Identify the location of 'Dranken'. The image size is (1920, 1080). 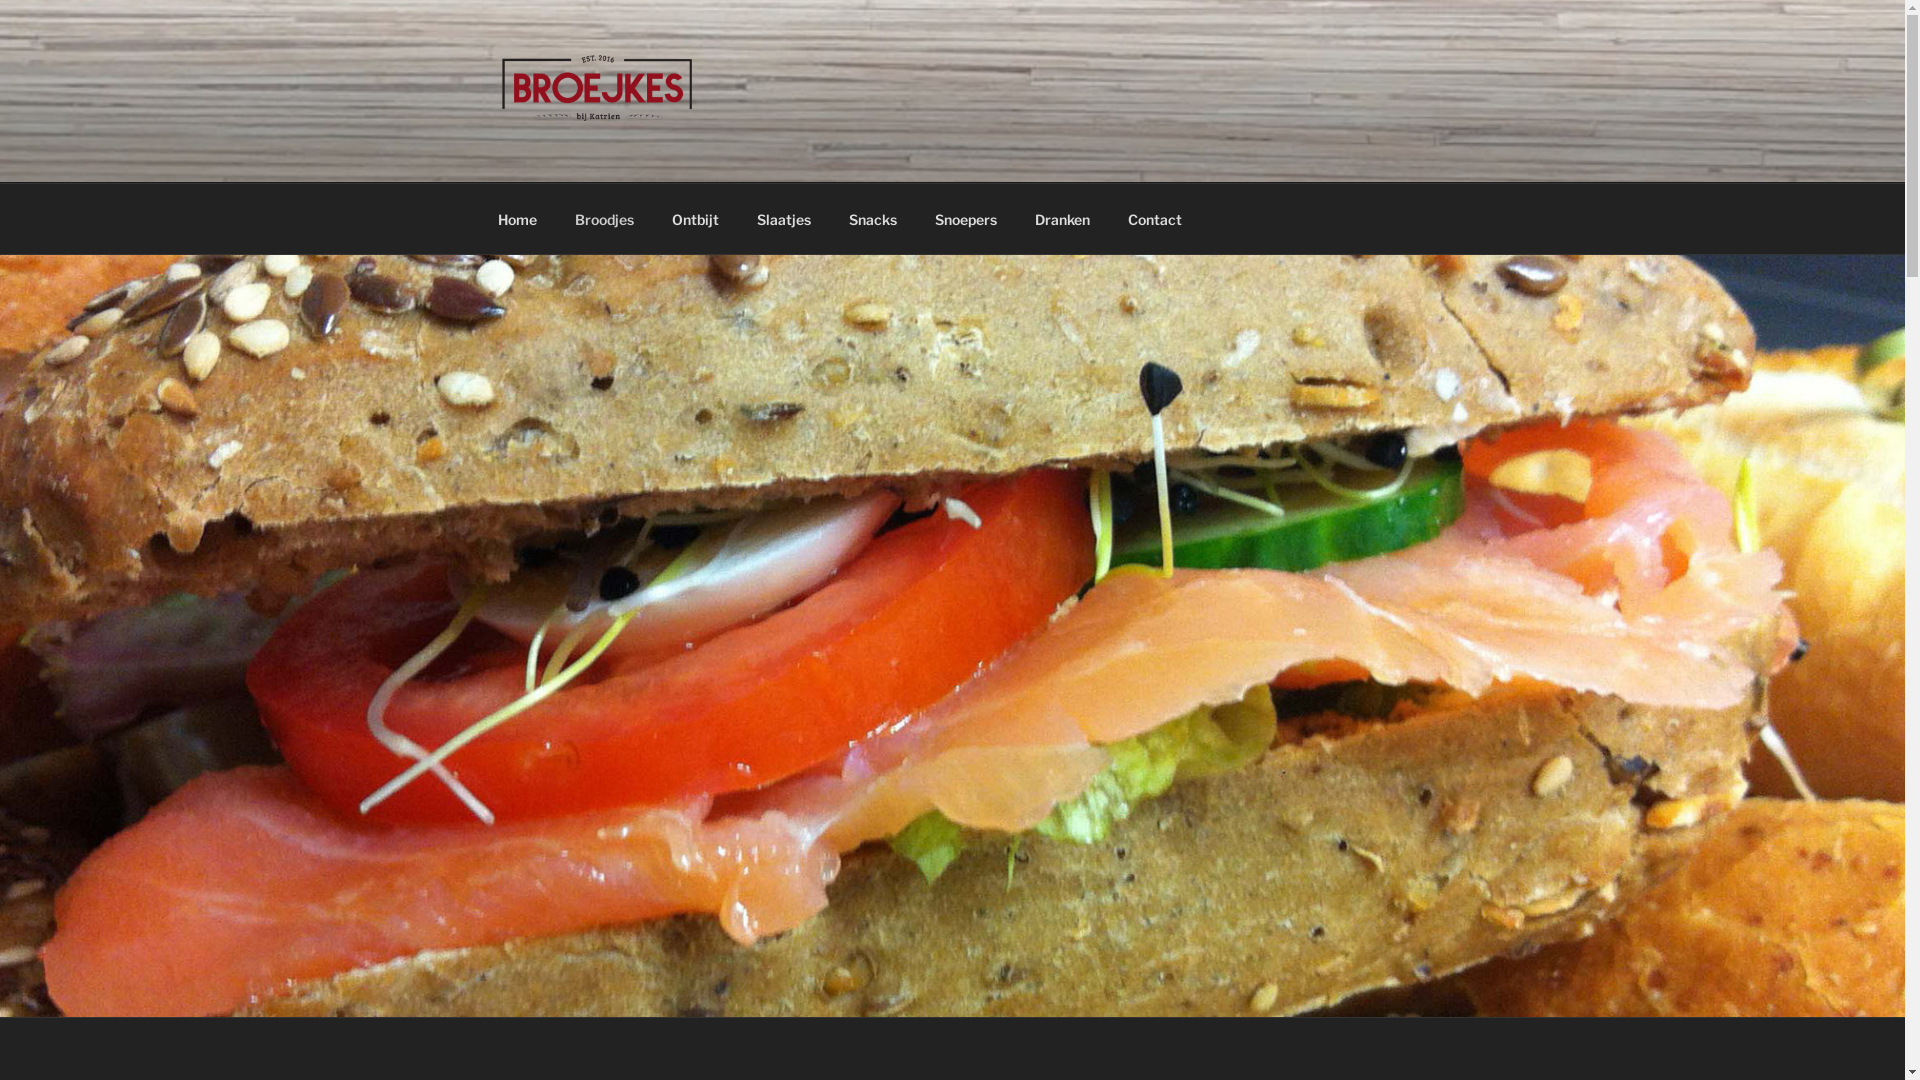
(1061, 218).